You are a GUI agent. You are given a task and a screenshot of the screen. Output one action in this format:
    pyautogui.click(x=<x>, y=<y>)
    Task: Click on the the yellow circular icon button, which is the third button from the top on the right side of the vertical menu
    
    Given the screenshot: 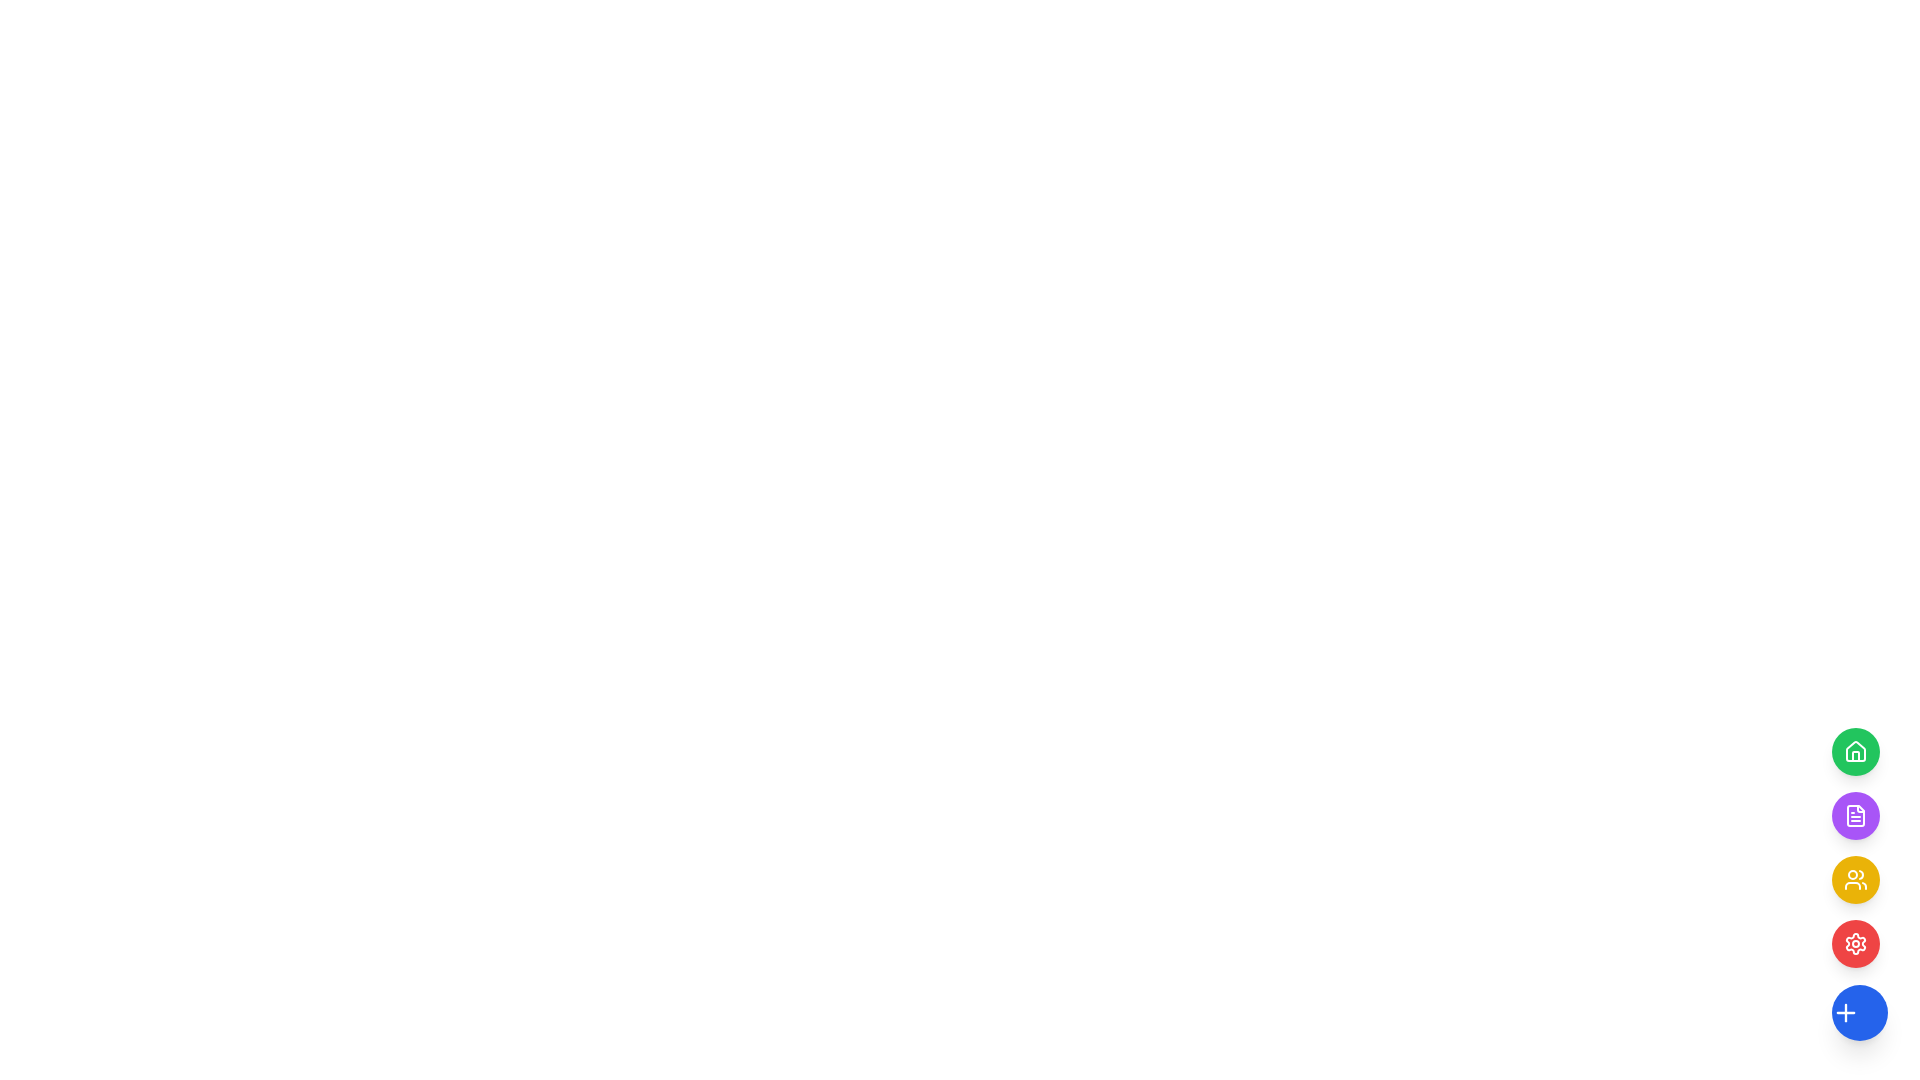 What is the action you would take?
    pyautogui.click(x=1855, y=878)
    